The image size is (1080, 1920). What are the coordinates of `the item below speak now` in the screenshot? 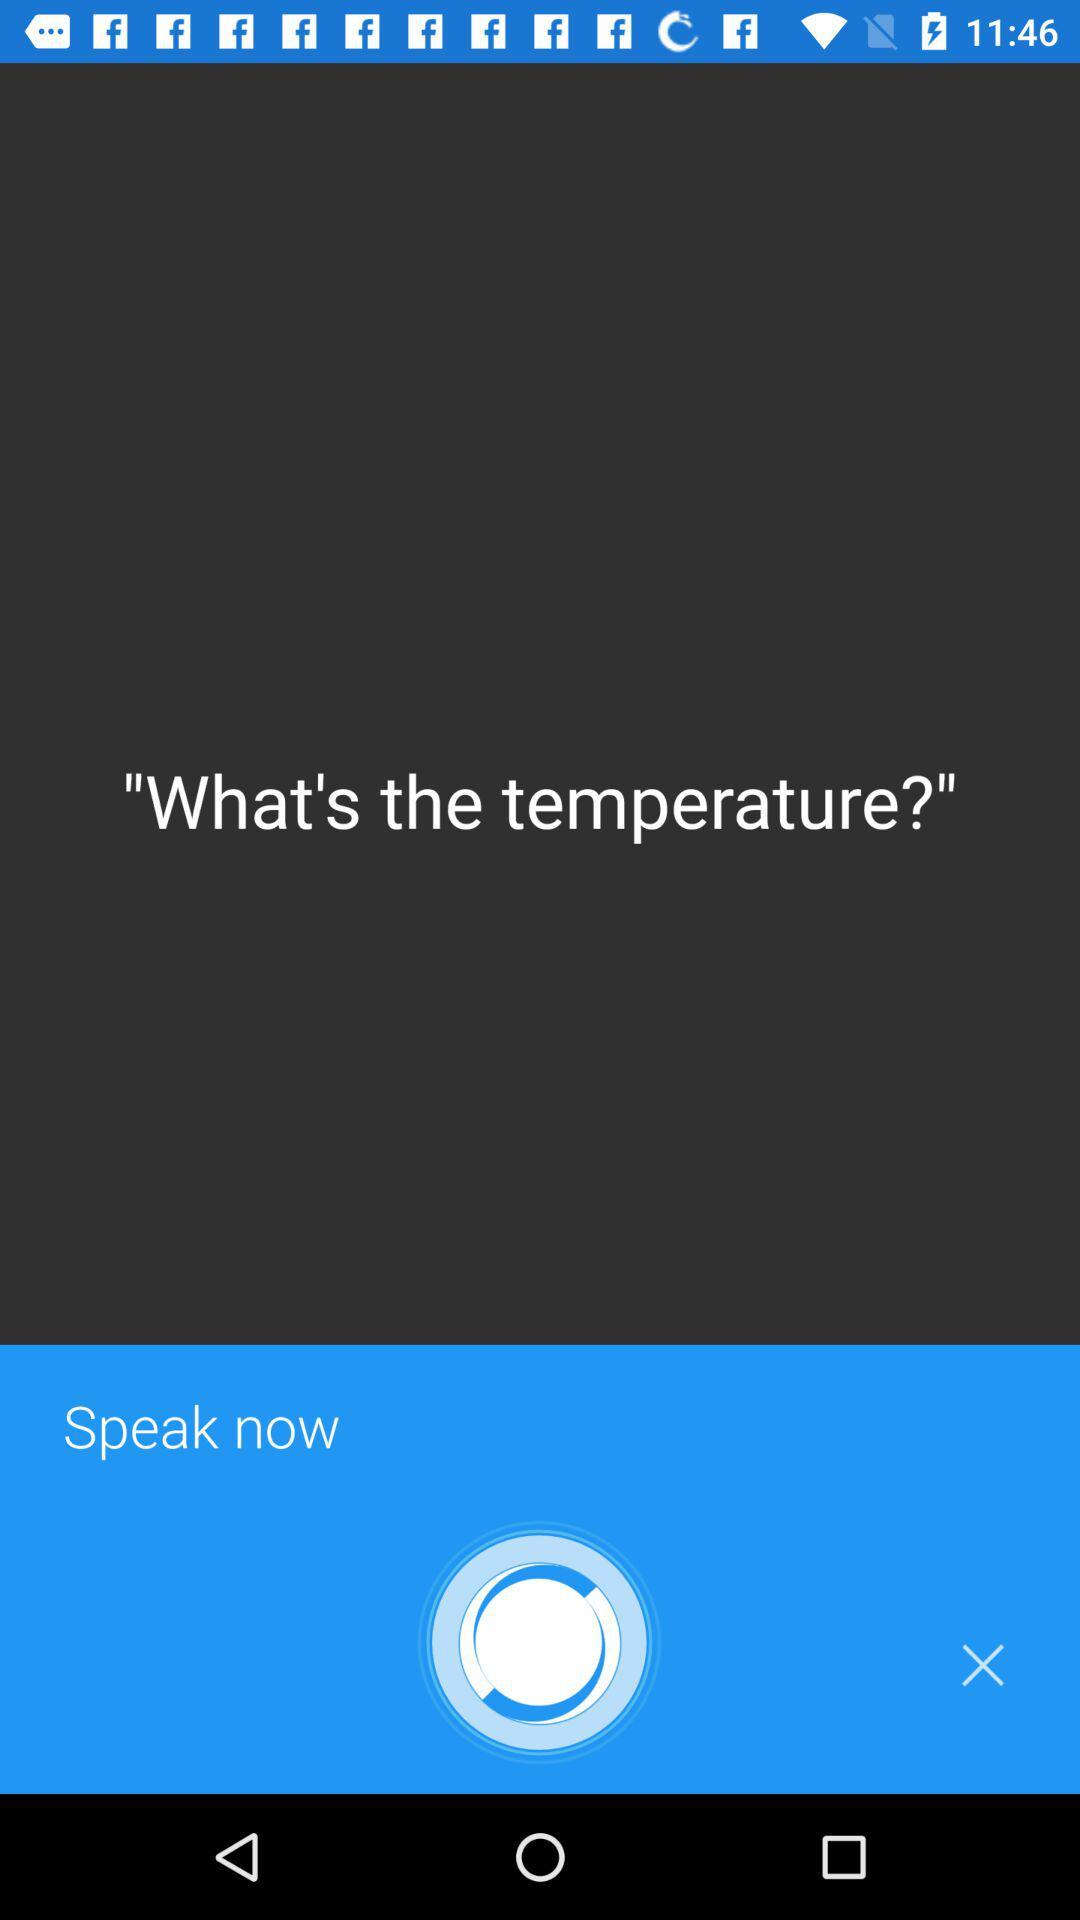 It's located at (981, 1665).